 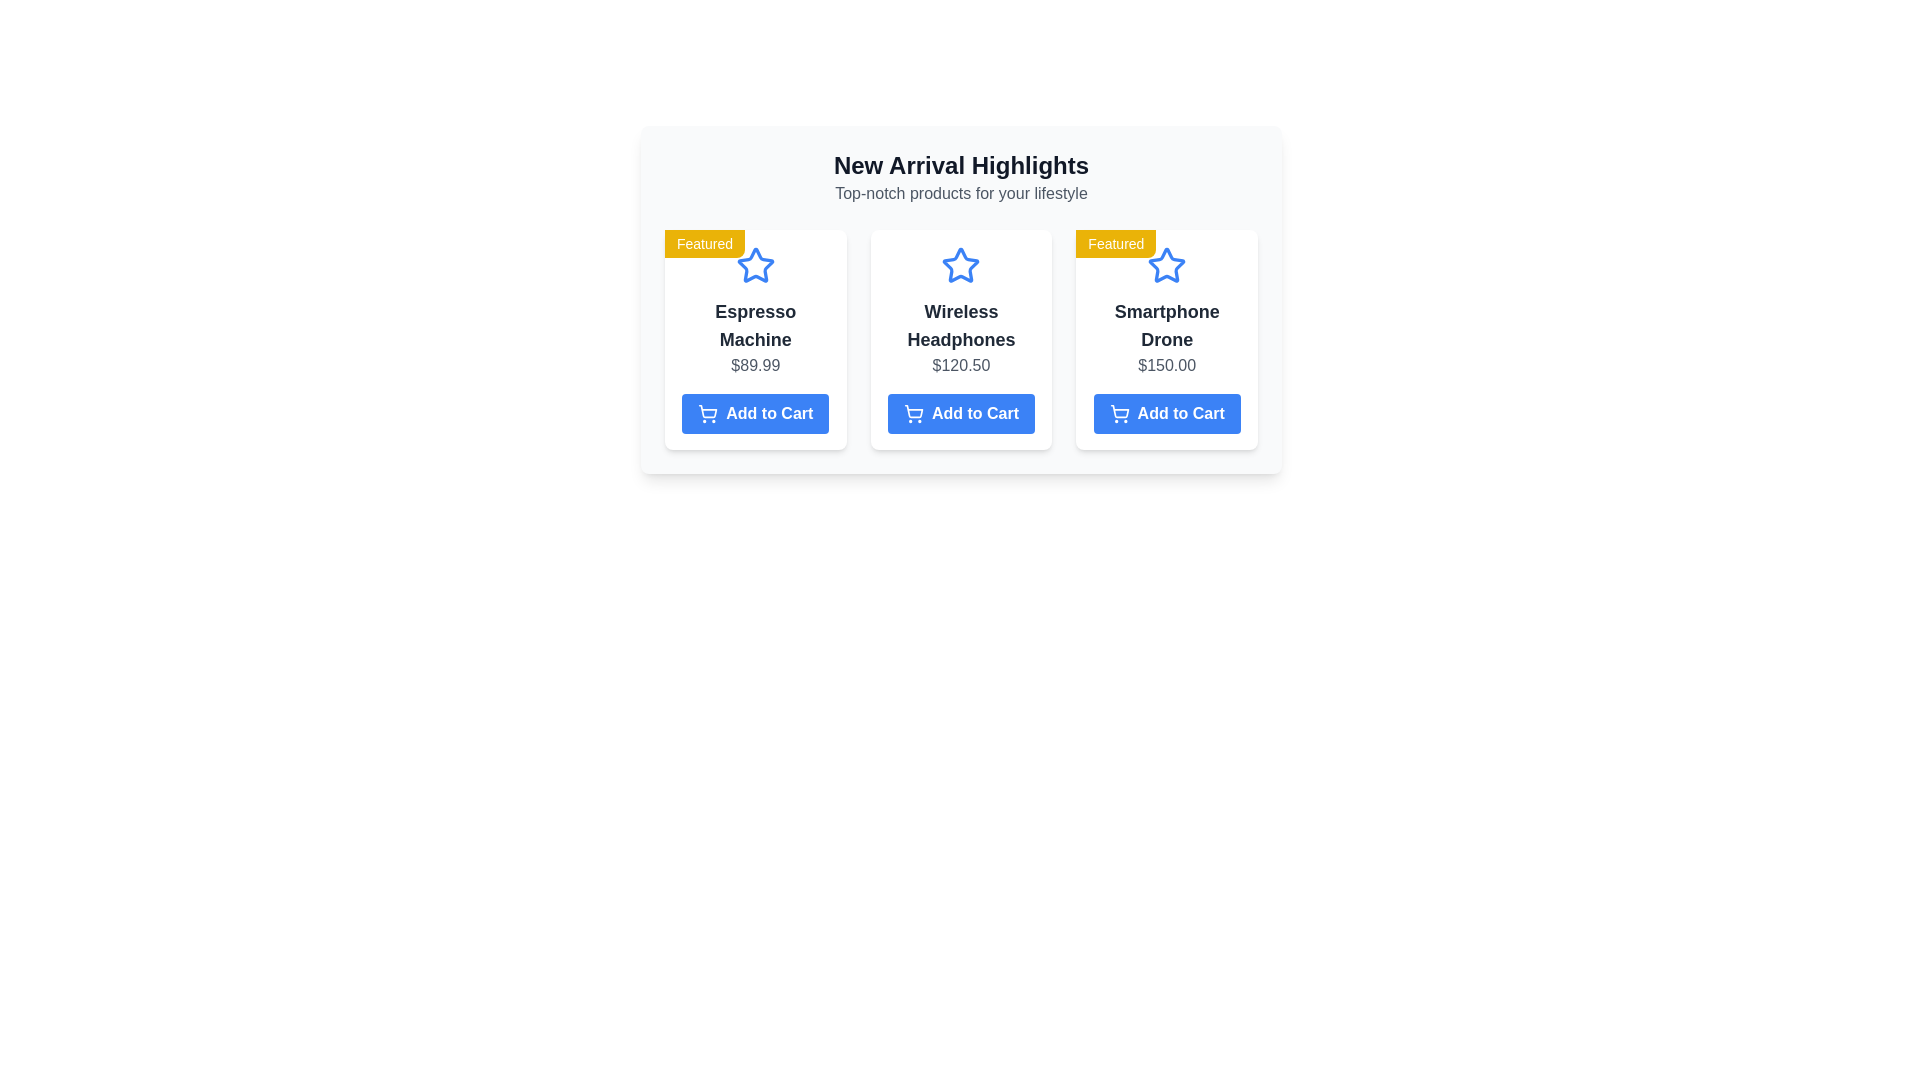 What do you see at coordinates (961, 193) in the screenshot?
I see `the static text that reads 'Top-notch products for your lifestyle', which is styled in gray and positioned below the 'New Arrival Highlights' heading` at bounding box center [961, 193].